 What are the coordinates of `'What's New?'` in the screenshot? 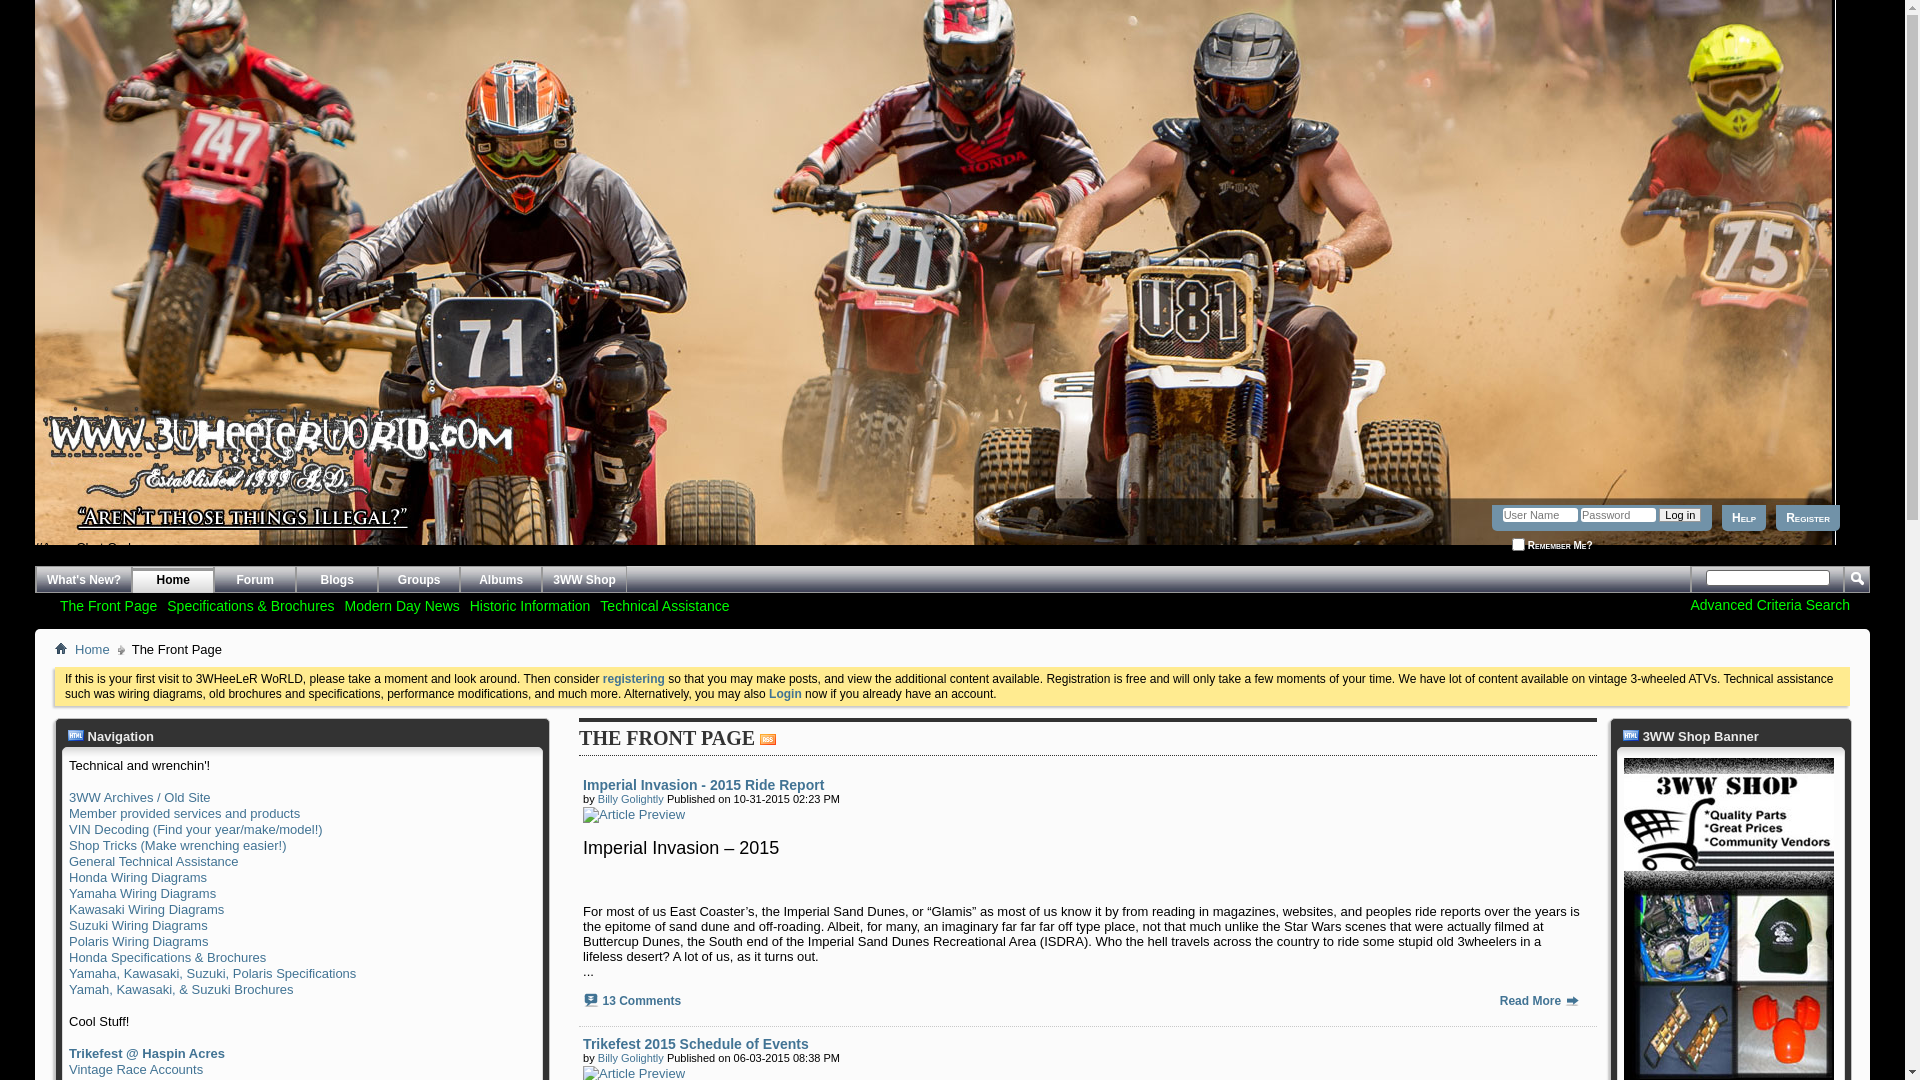 It's located at (35, 579).